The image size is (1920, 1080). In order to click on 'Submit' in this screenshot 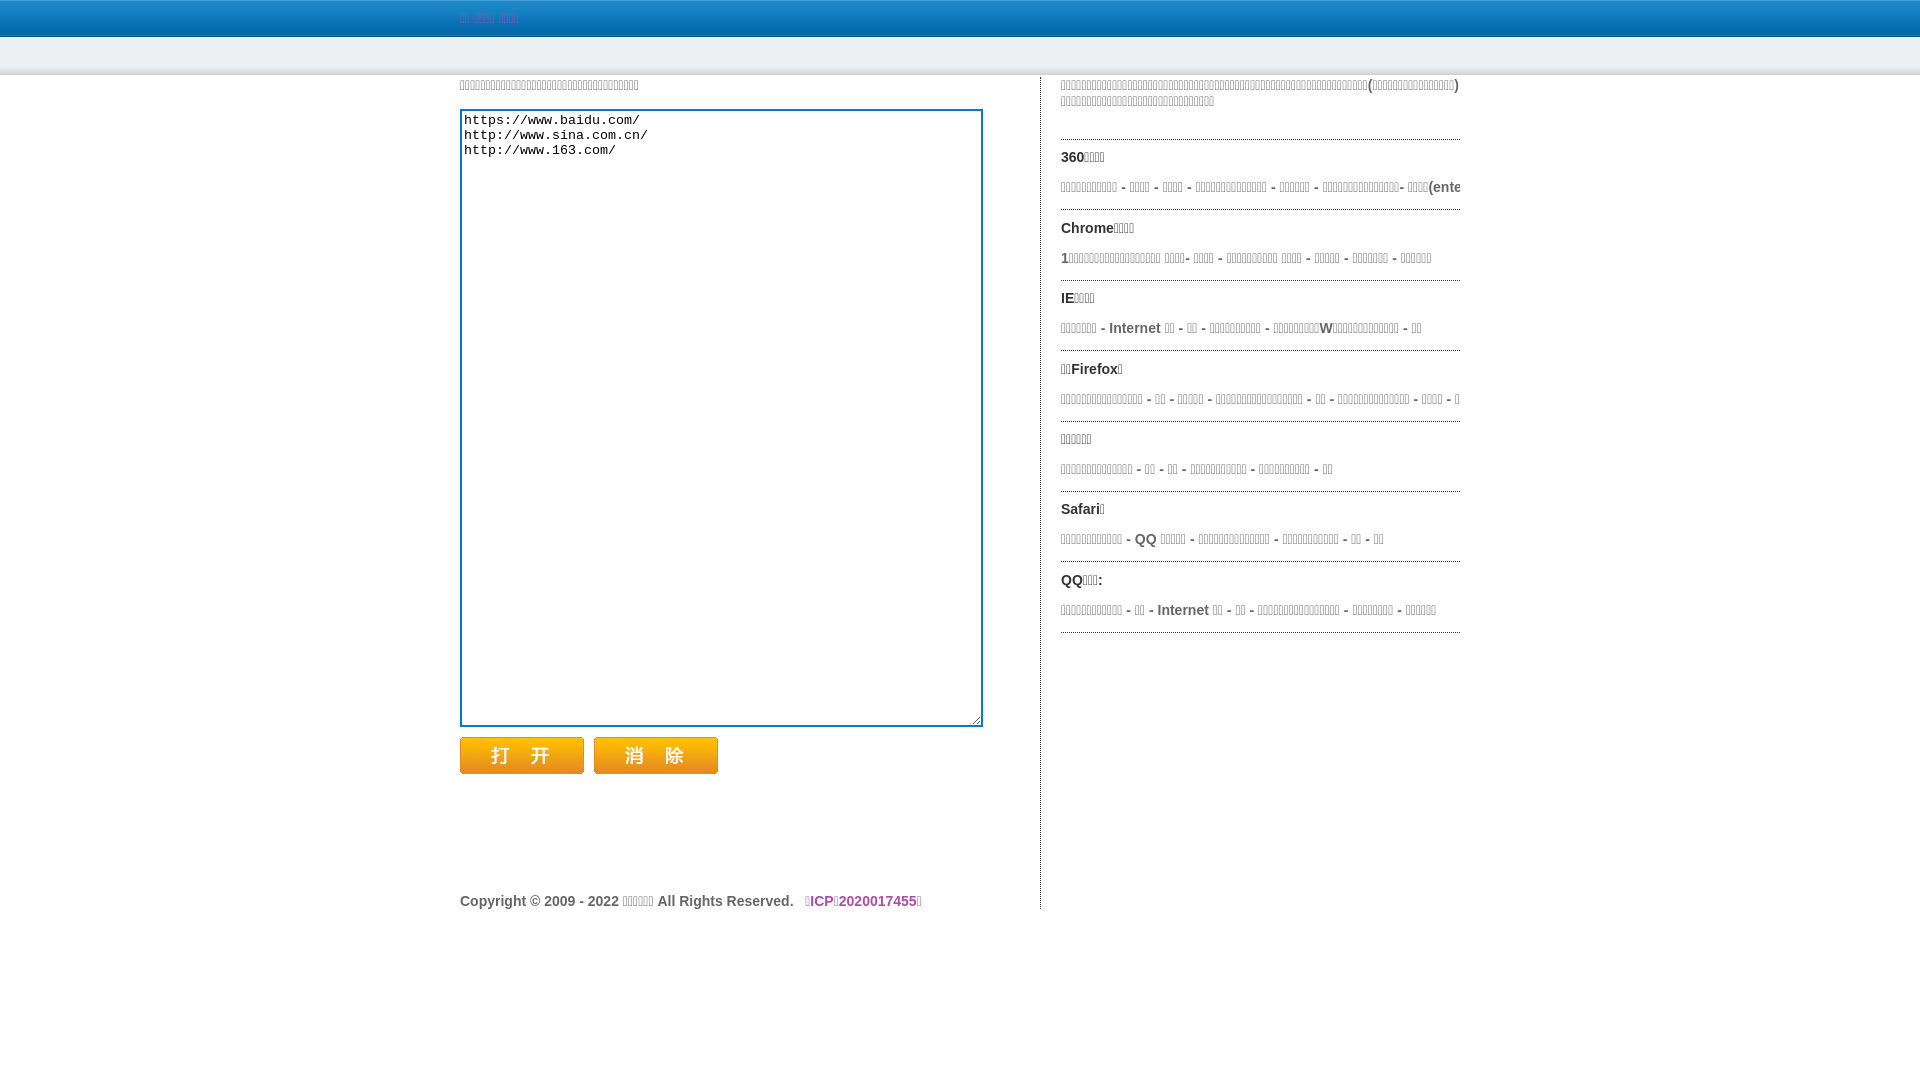, I will do `click(522, 755)`.